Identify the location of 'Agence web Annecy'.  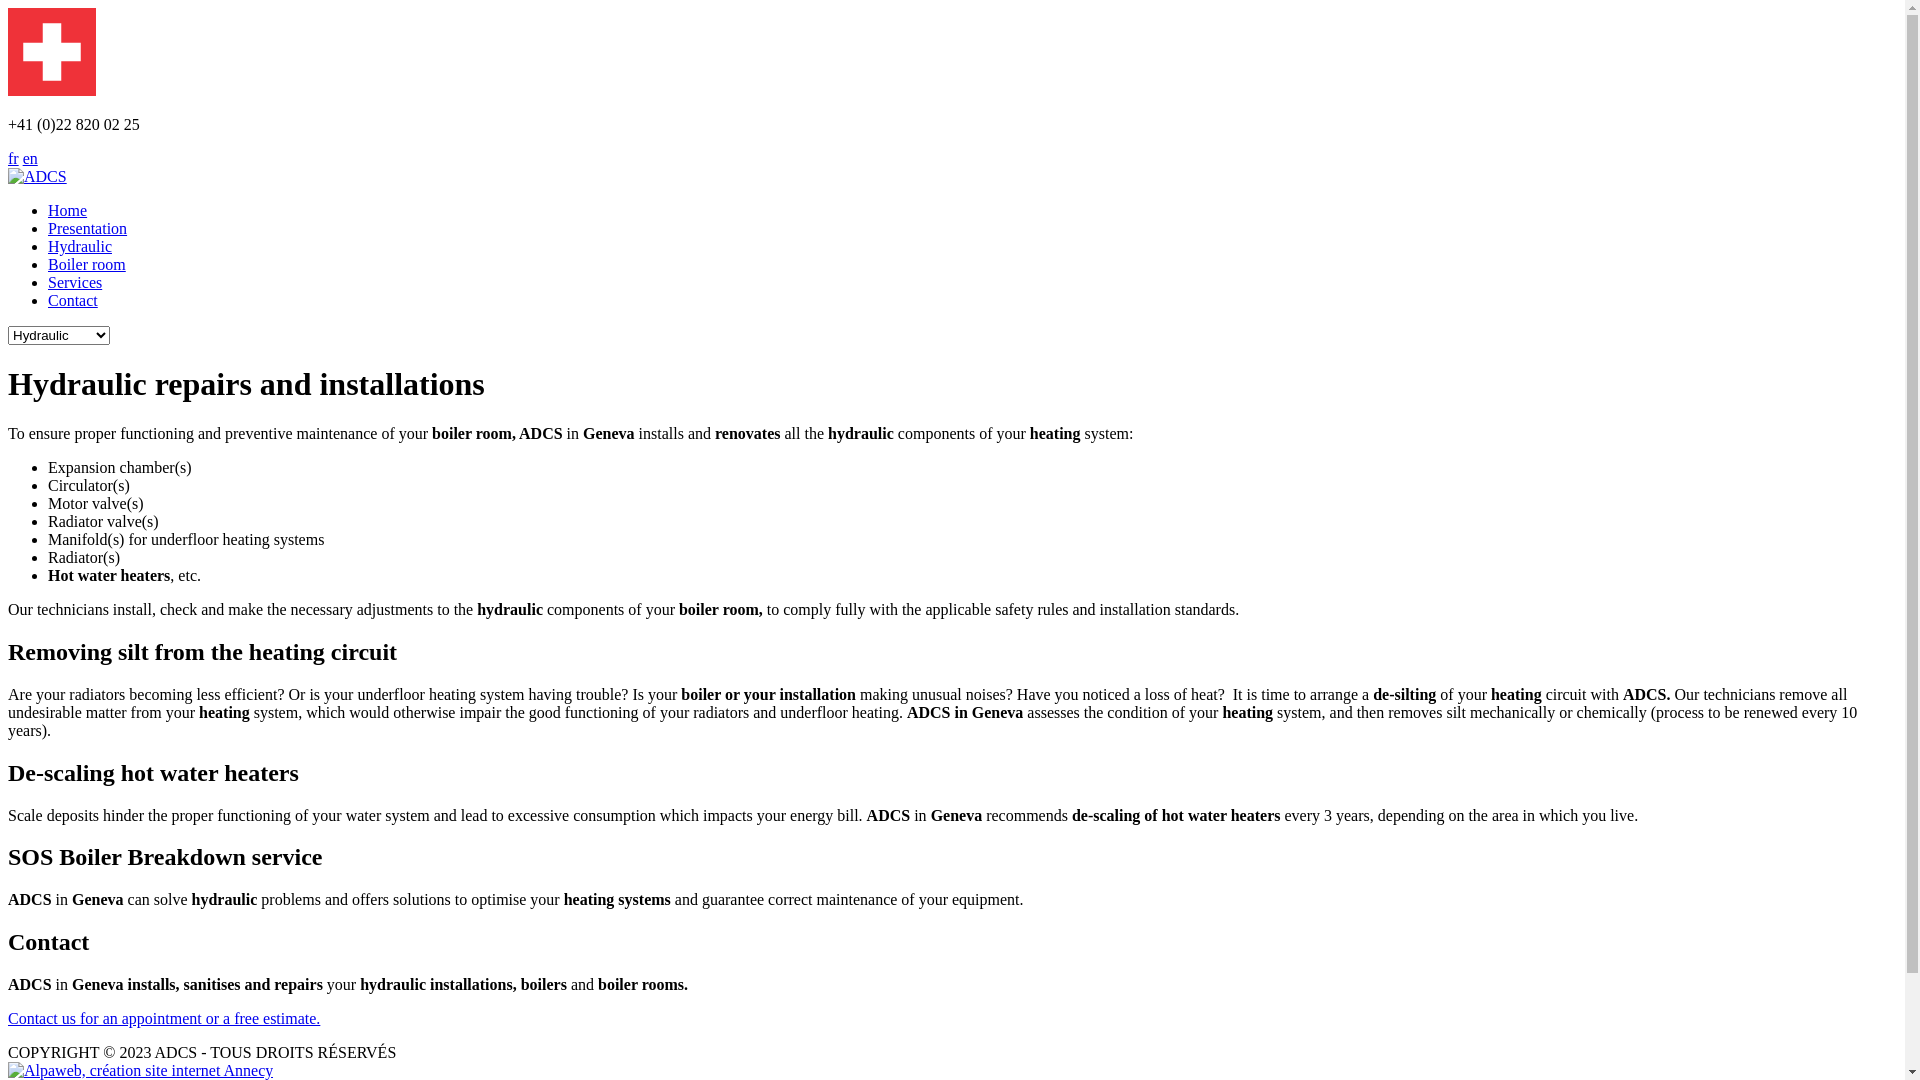
(139, 1069).